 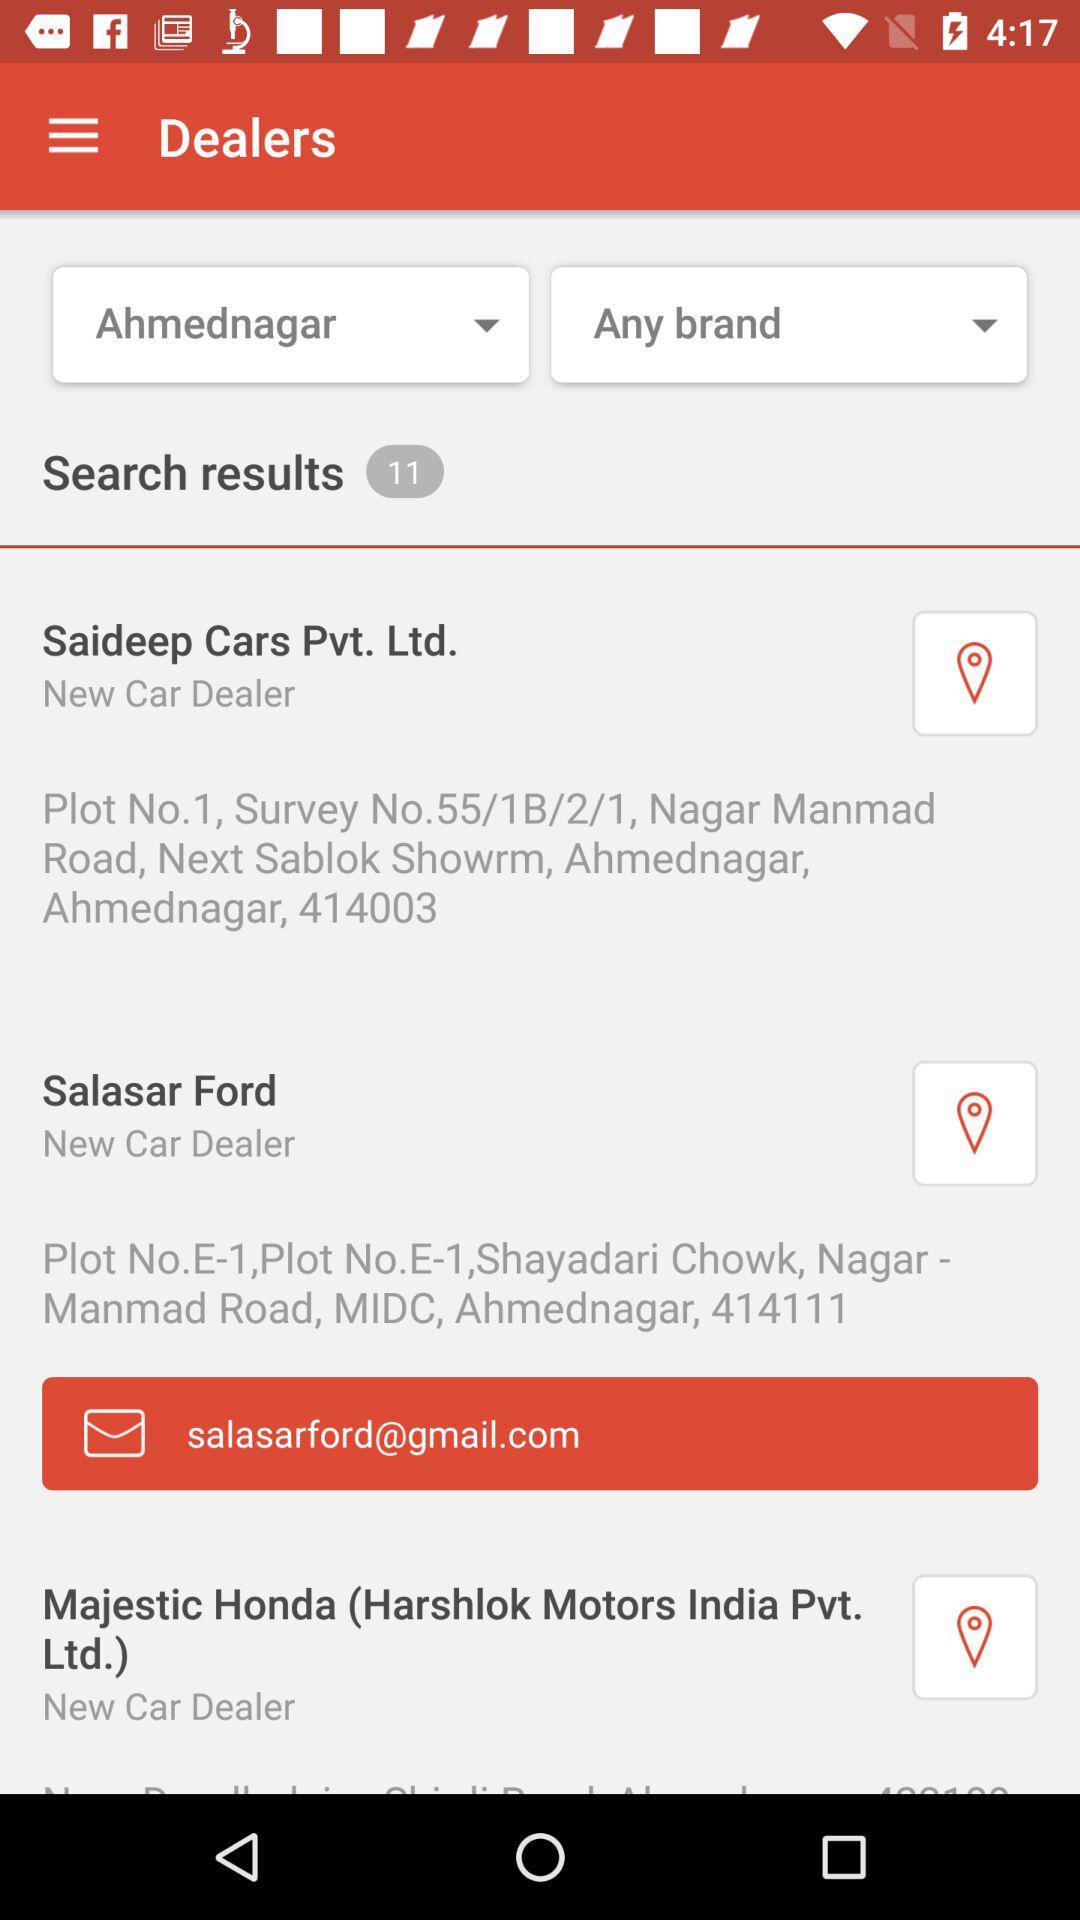 I want to click on dealer, so click(x=974, y=1123).